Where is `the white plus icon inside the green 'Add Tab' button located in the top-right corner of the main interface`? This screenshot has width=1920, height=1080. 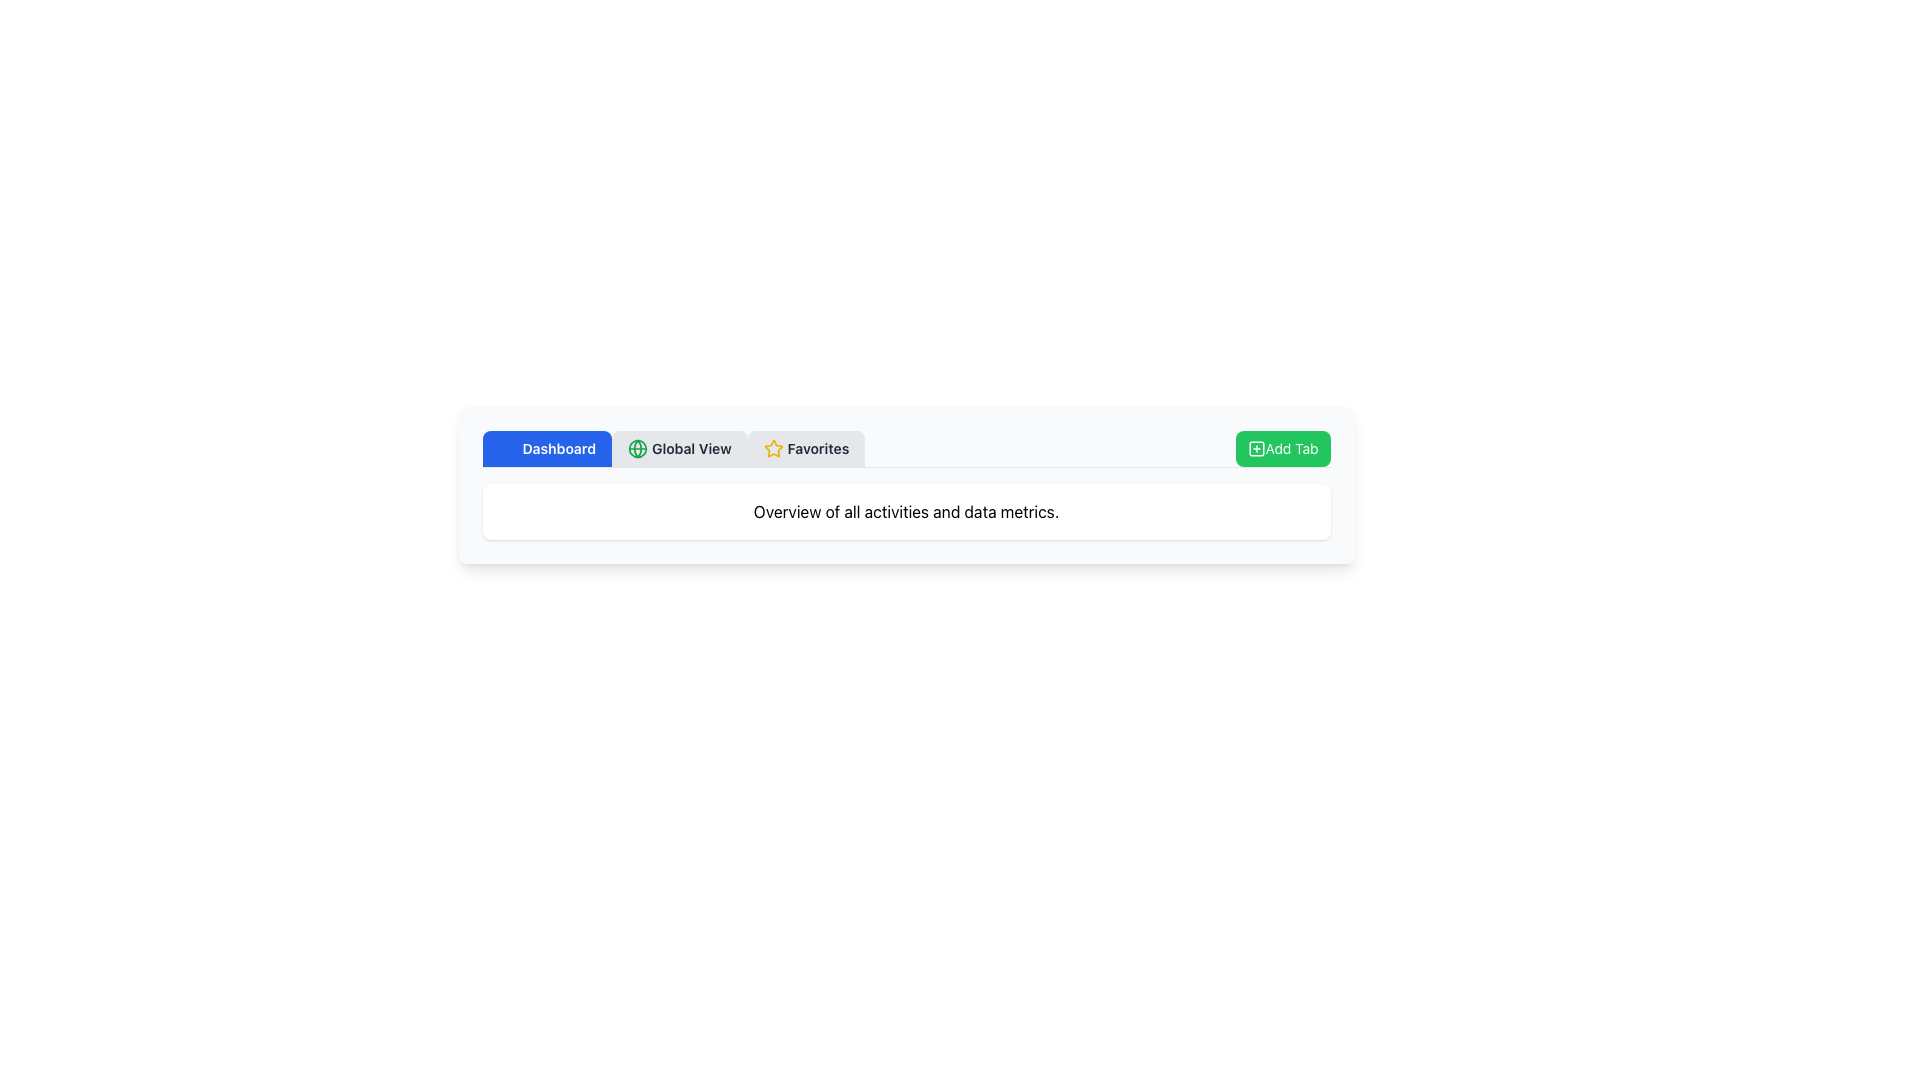 the white plus icon inside the green 'Add Tab' button located in the top-right corner of the main interface is located at coordinates (1255, 447).